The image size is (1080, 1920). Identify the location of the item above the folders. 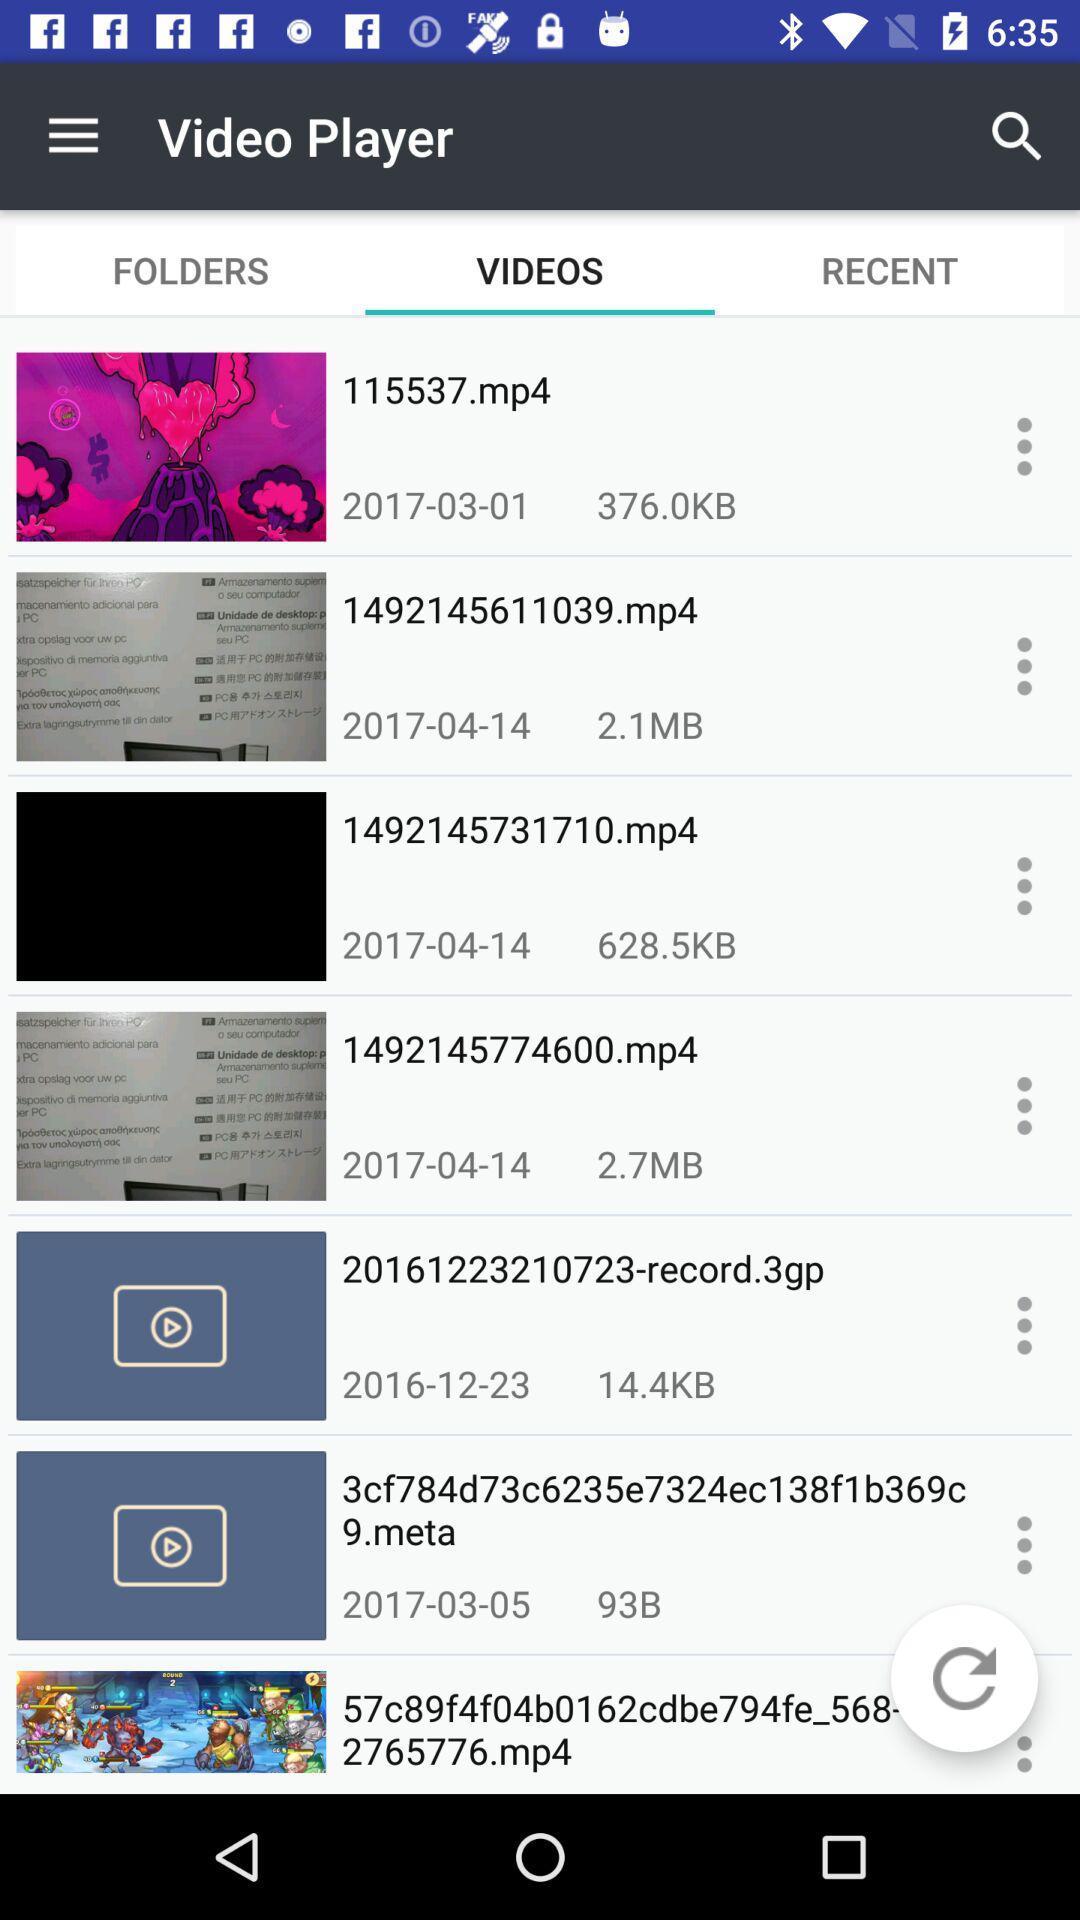
(72, 135).